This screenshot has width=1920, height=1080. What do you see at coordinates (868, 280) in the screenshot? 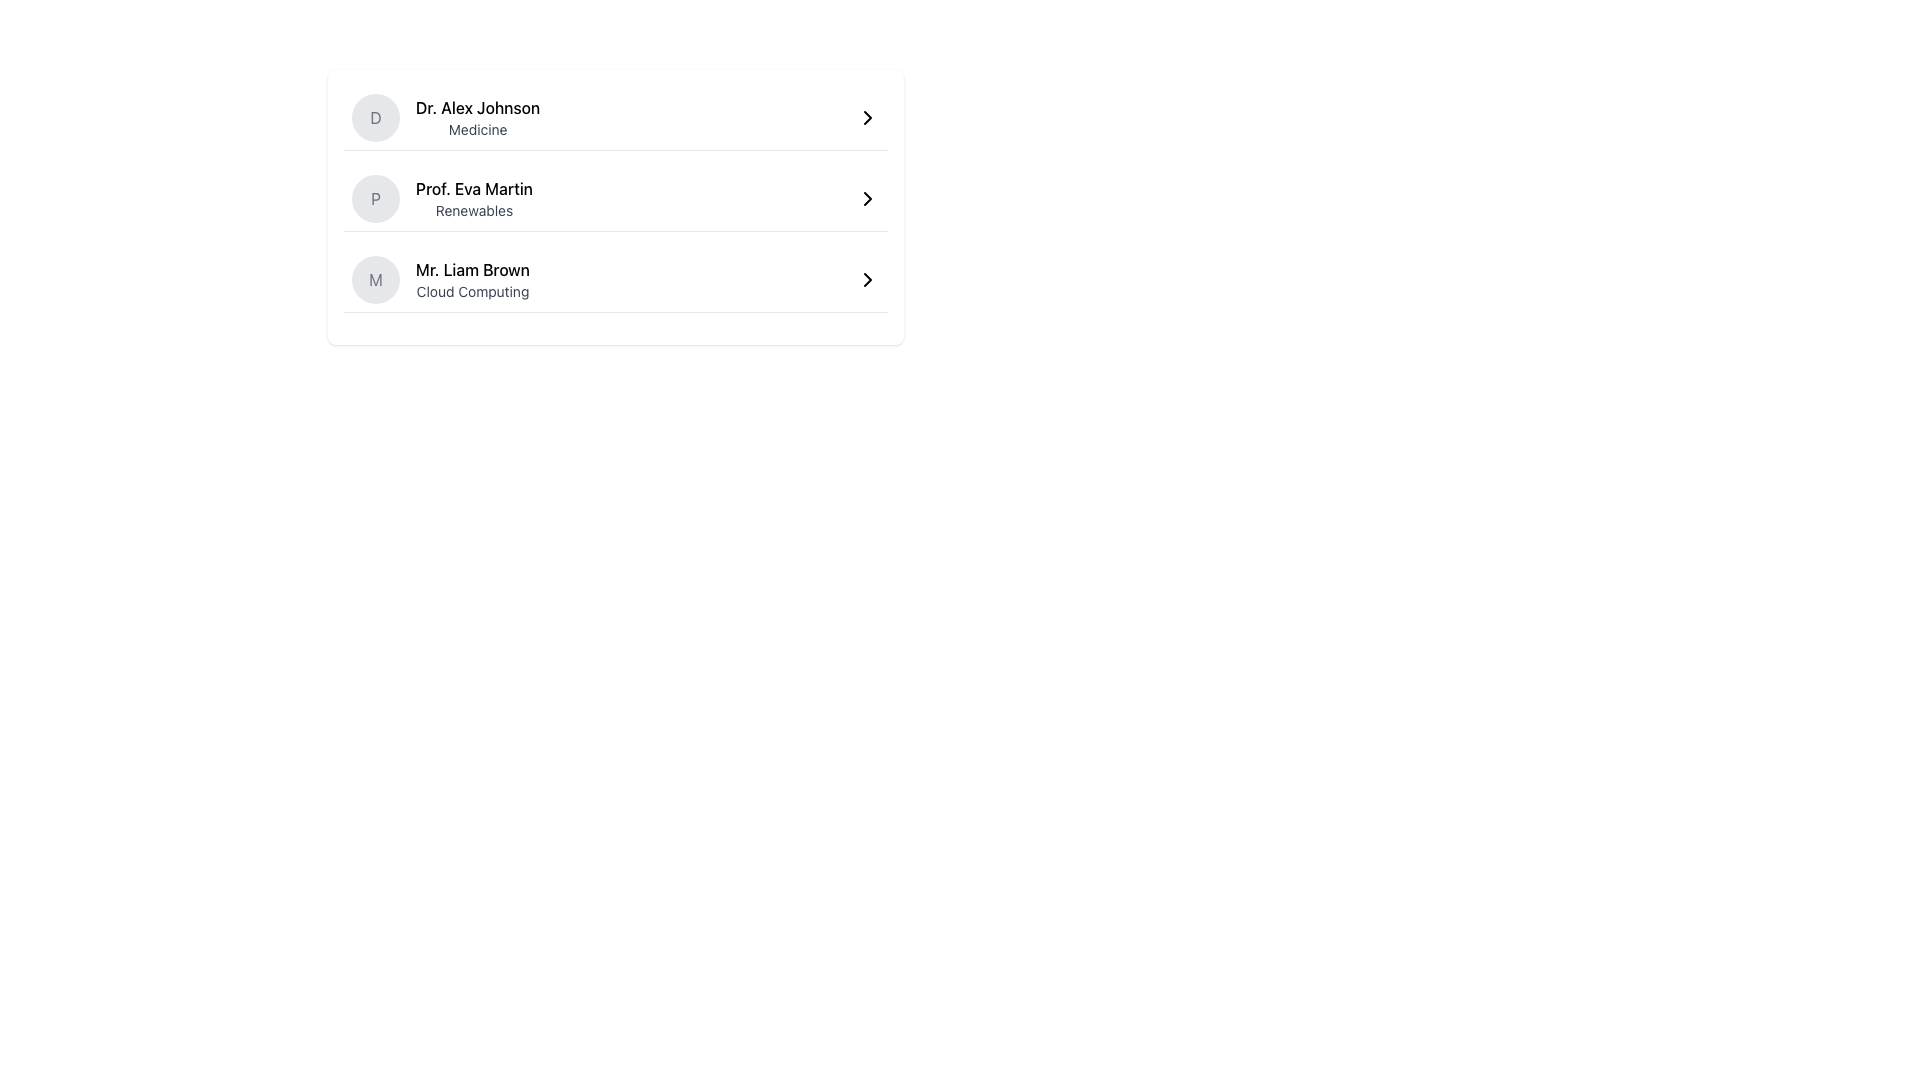
I see `the right-facing Chevron Icon positioned to the far-right of the 'Mr. Liam Brown' entry` at bounding box center [868, 280].